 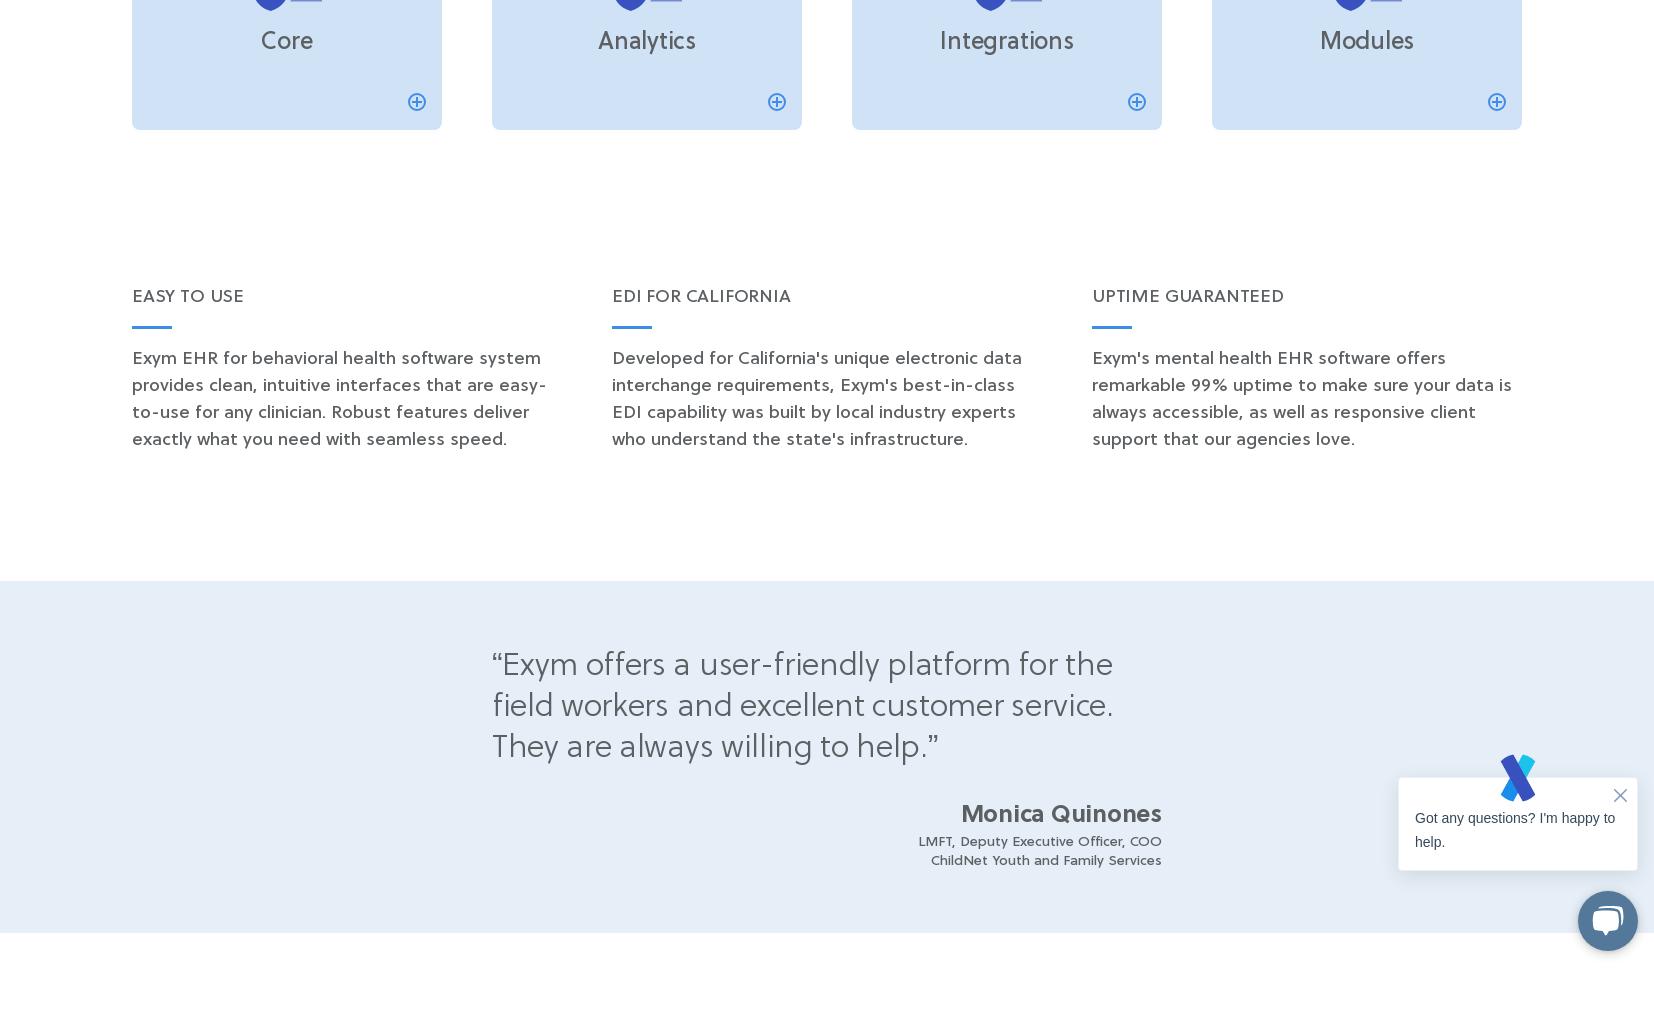 What do you see at coordinates (597, 42) in the screenshot?
I see `'Analytics'` at bounding box center [597, 42].